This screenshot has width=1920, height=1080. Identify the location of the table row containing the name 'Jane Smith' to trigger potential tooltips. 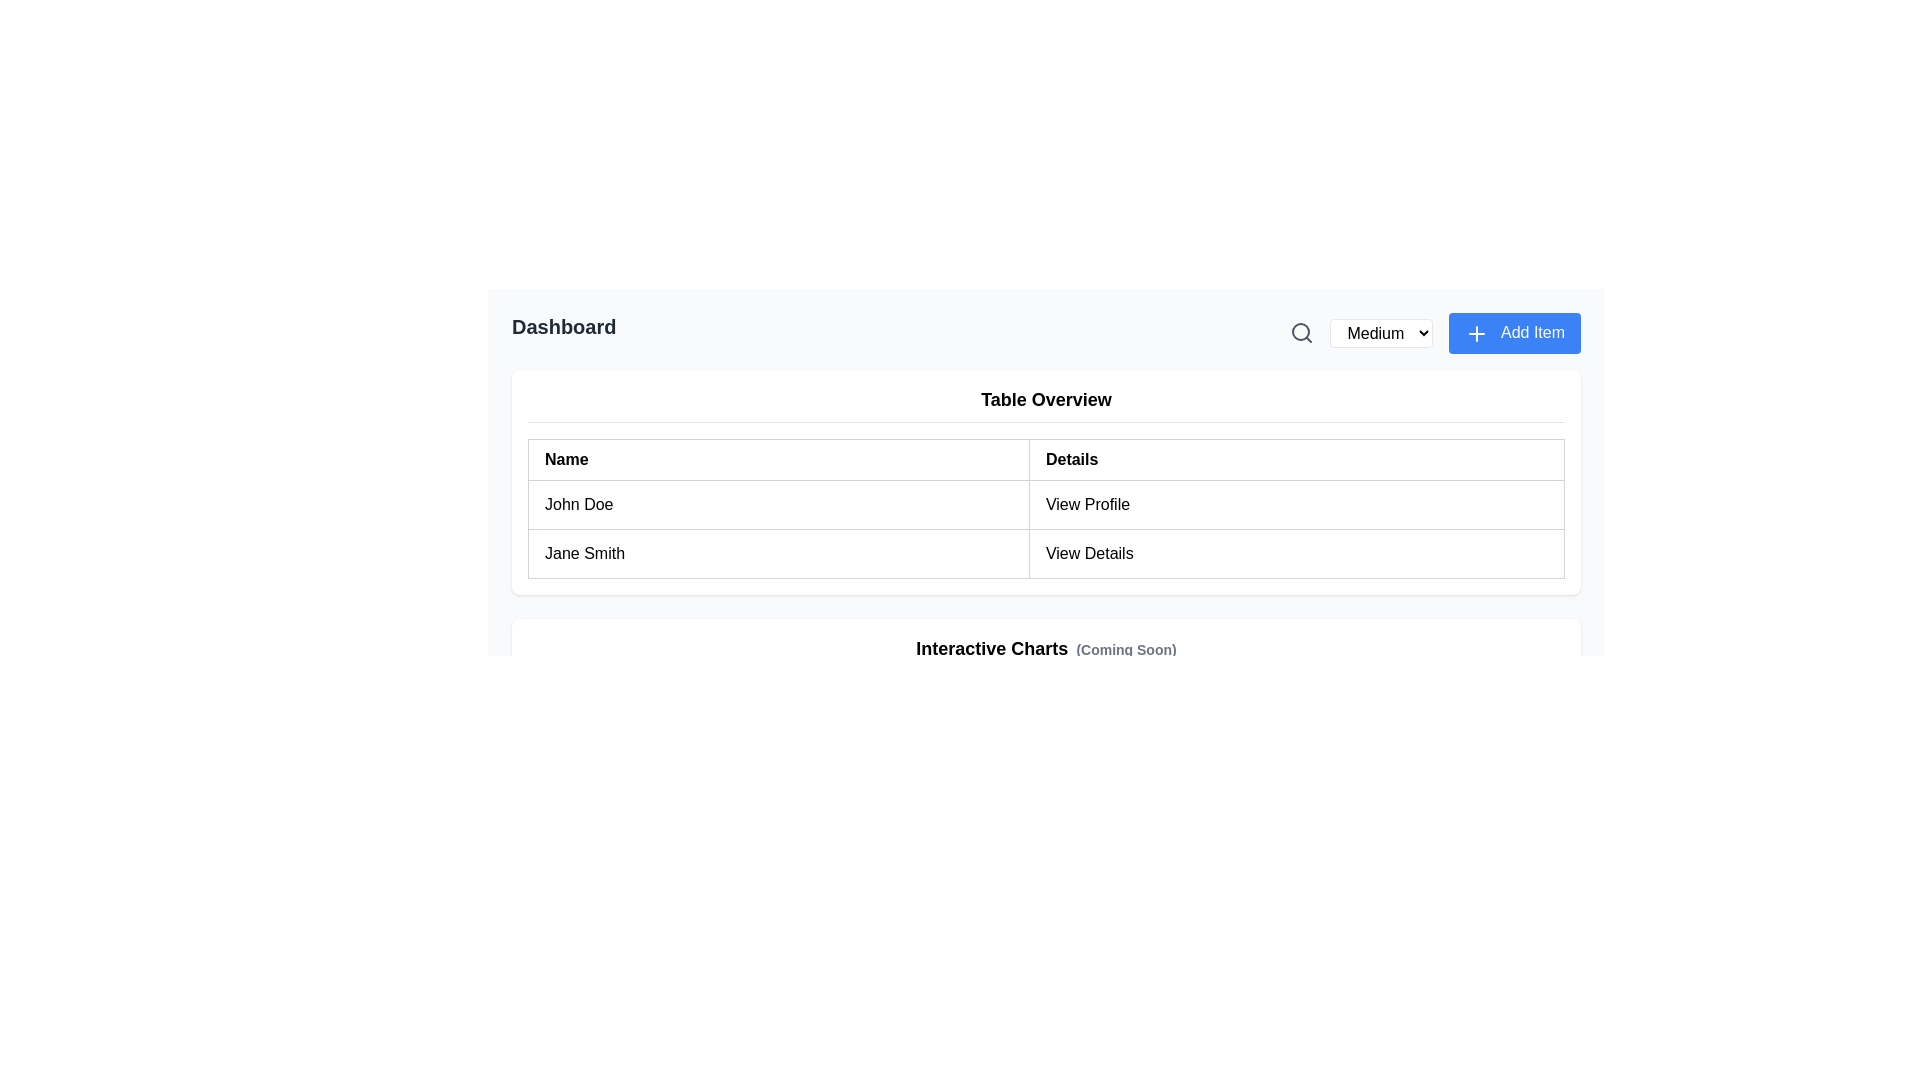
(1045, 553).